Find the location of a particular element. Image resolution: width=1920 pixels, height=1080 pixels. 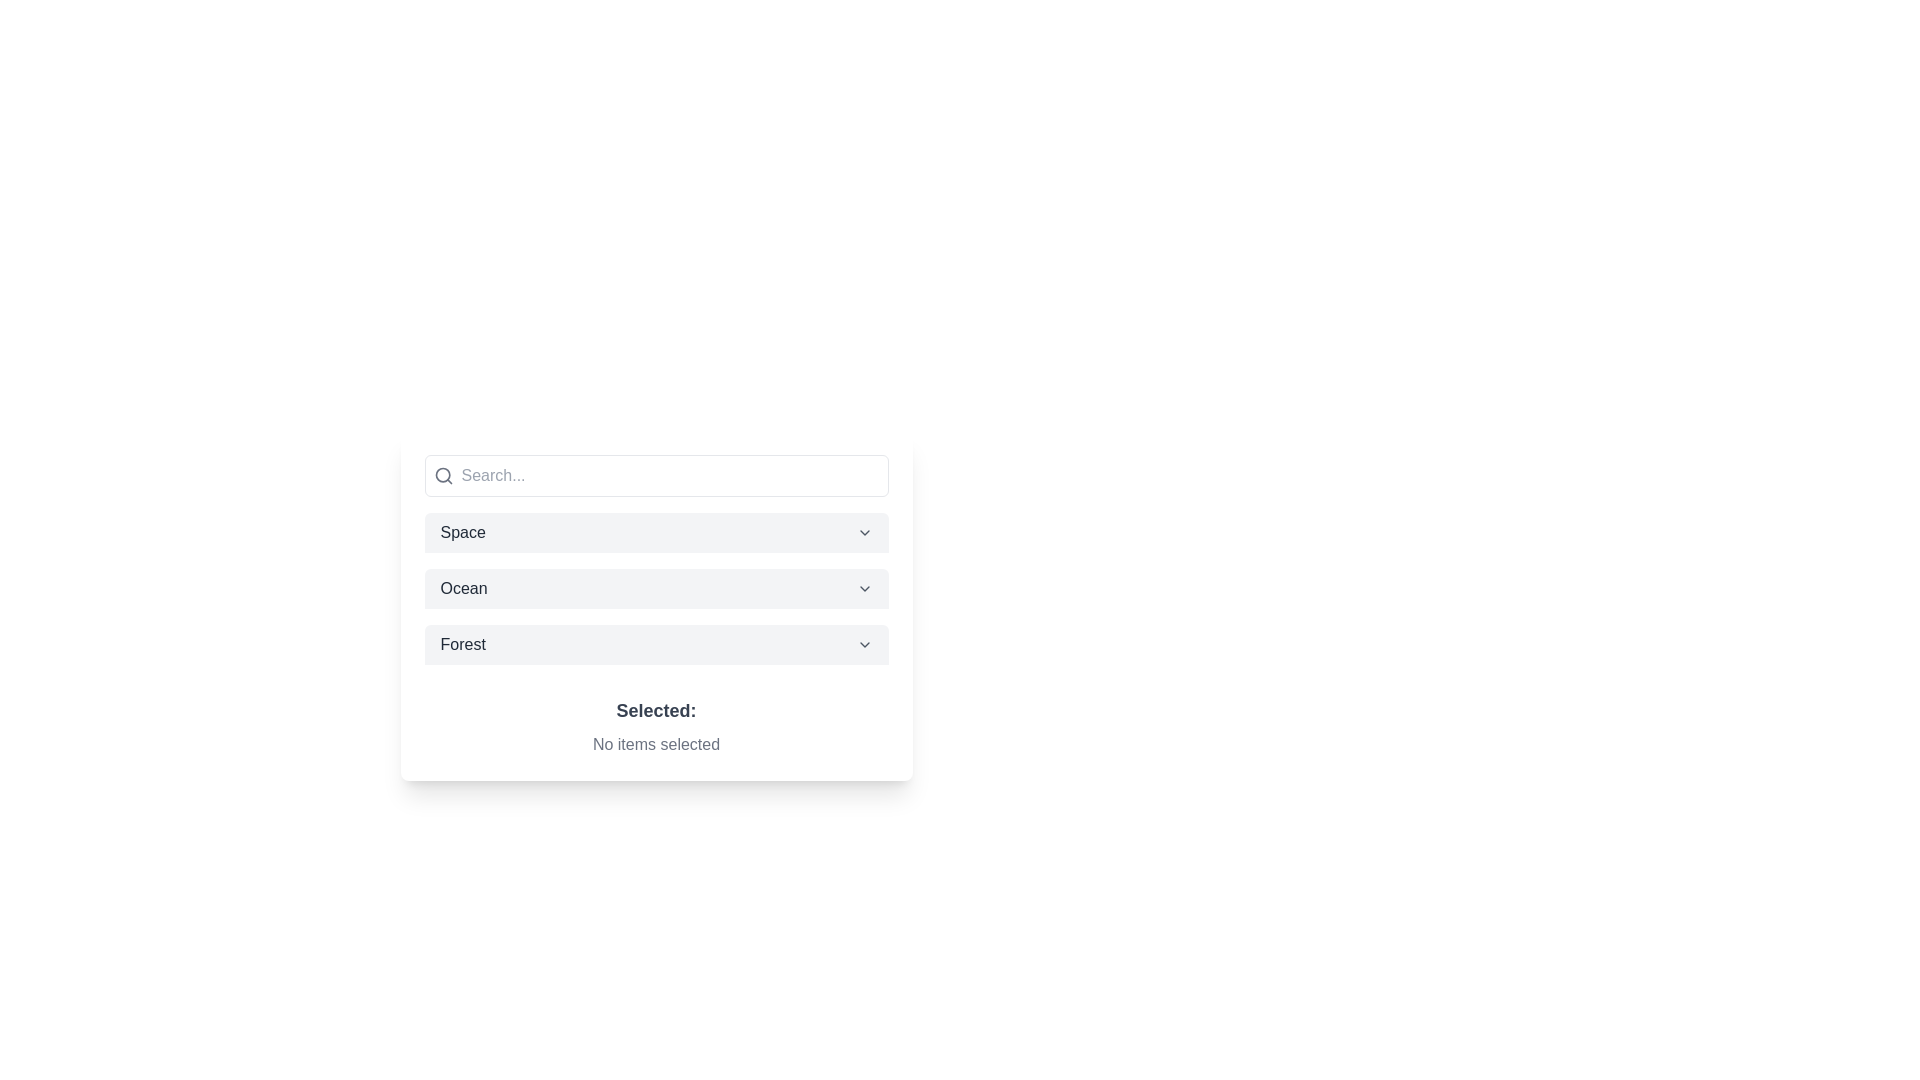

the small gray downward-pointing chevron icon located to the far right of the row labeled 'Ocean' is located at coordinates (864, 588).